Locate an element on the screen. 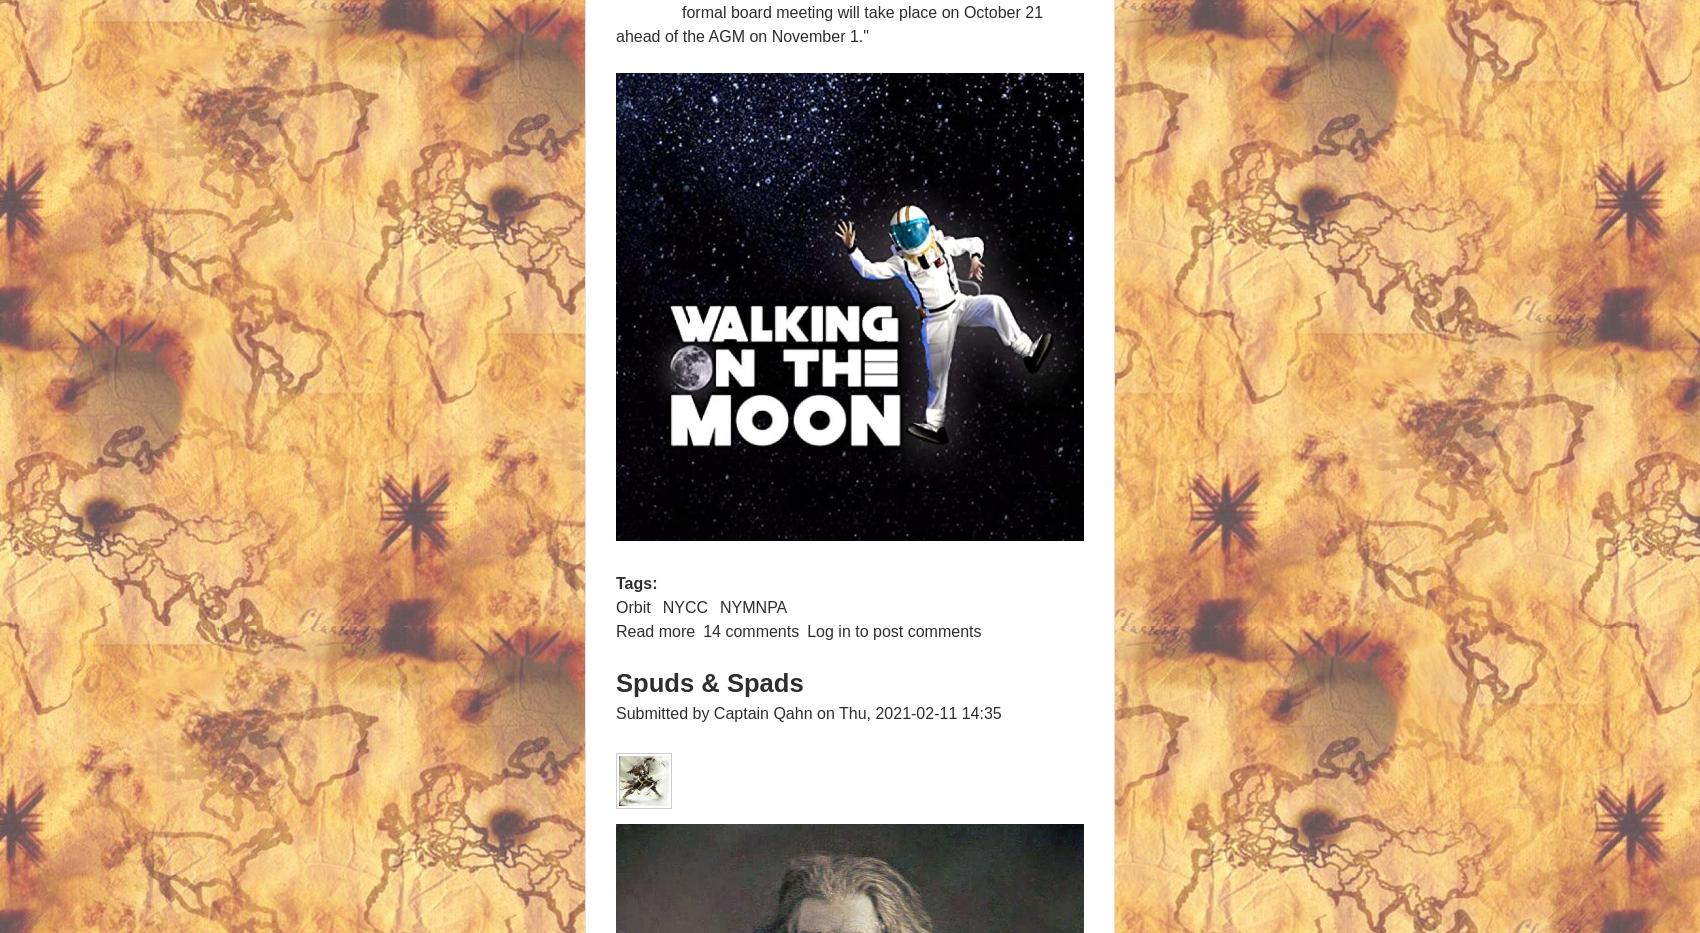 The height and width of the screenshot is (933, 1700). 'to post comments' is located at coordinates (915, 629).